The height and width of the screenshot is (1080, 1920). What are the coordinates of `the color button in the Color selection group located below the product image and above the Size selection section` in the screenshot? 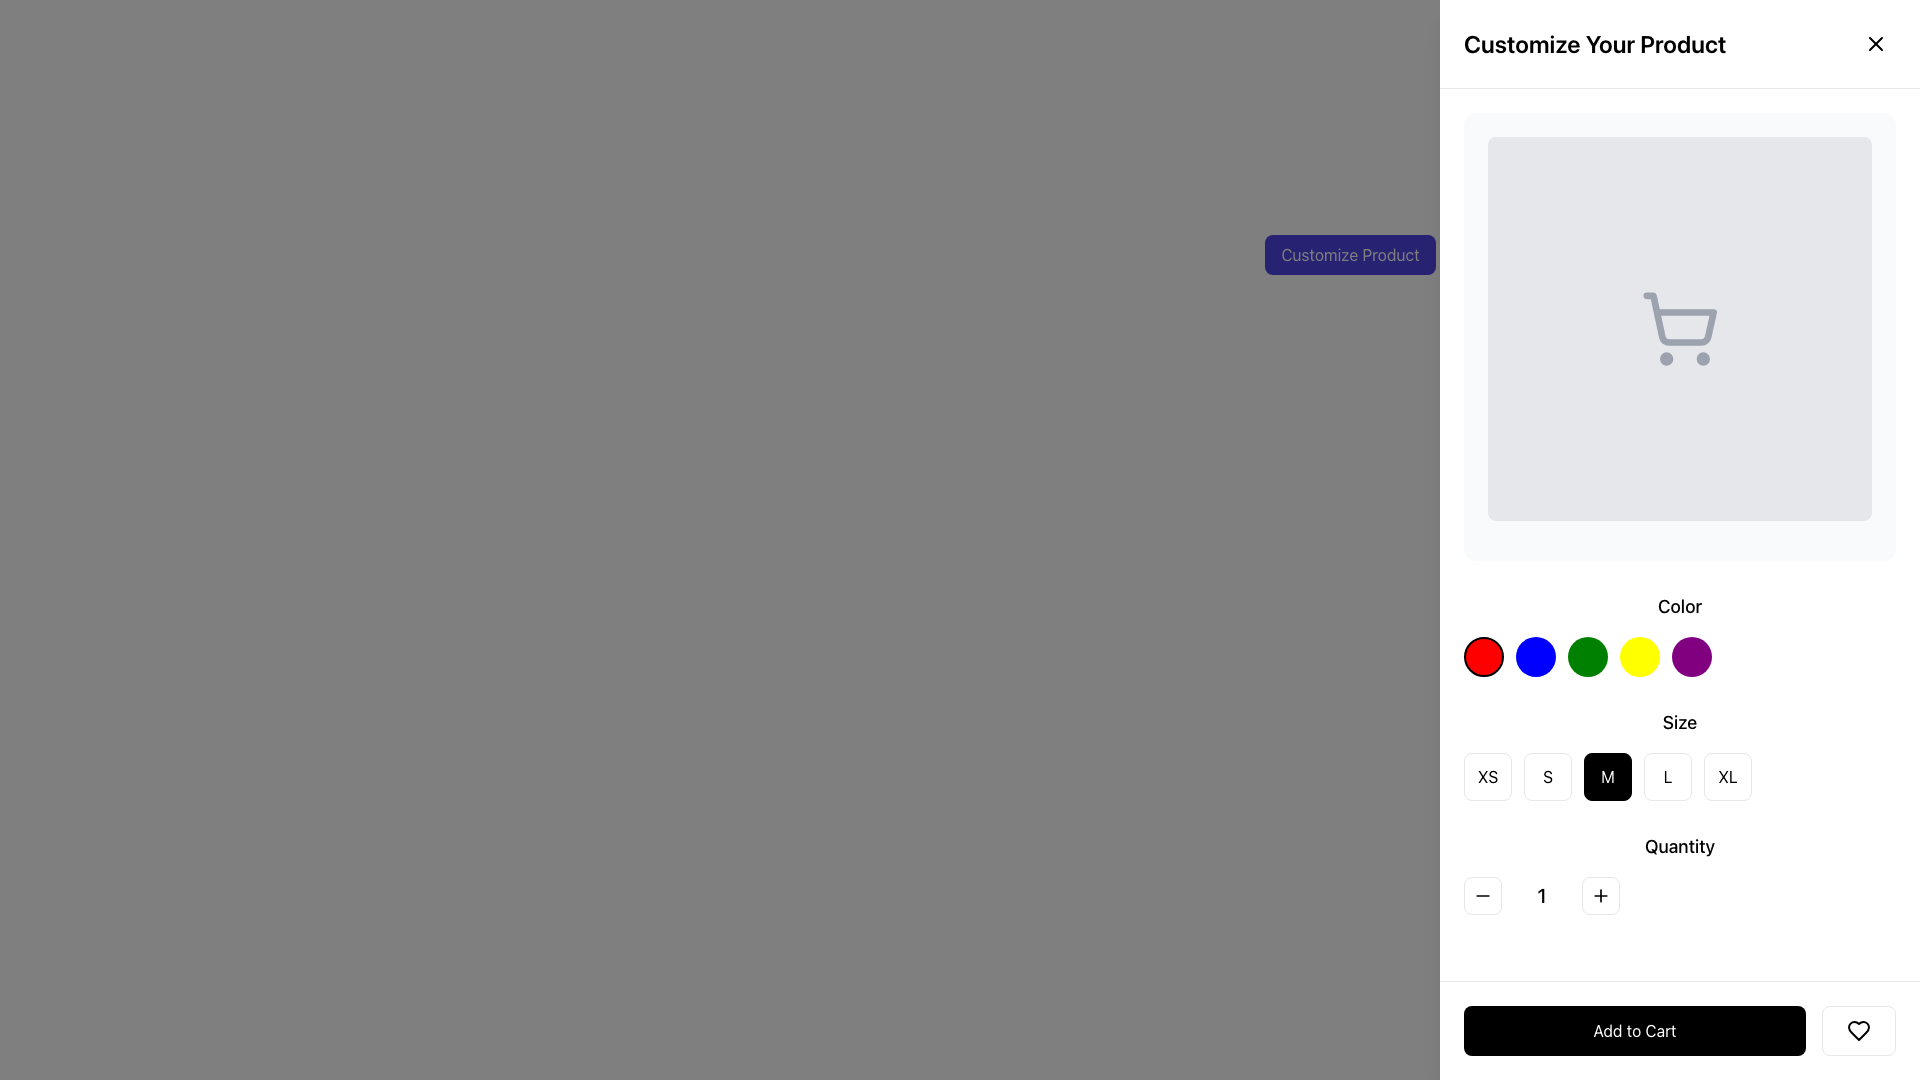 It's located at (1680, 635).